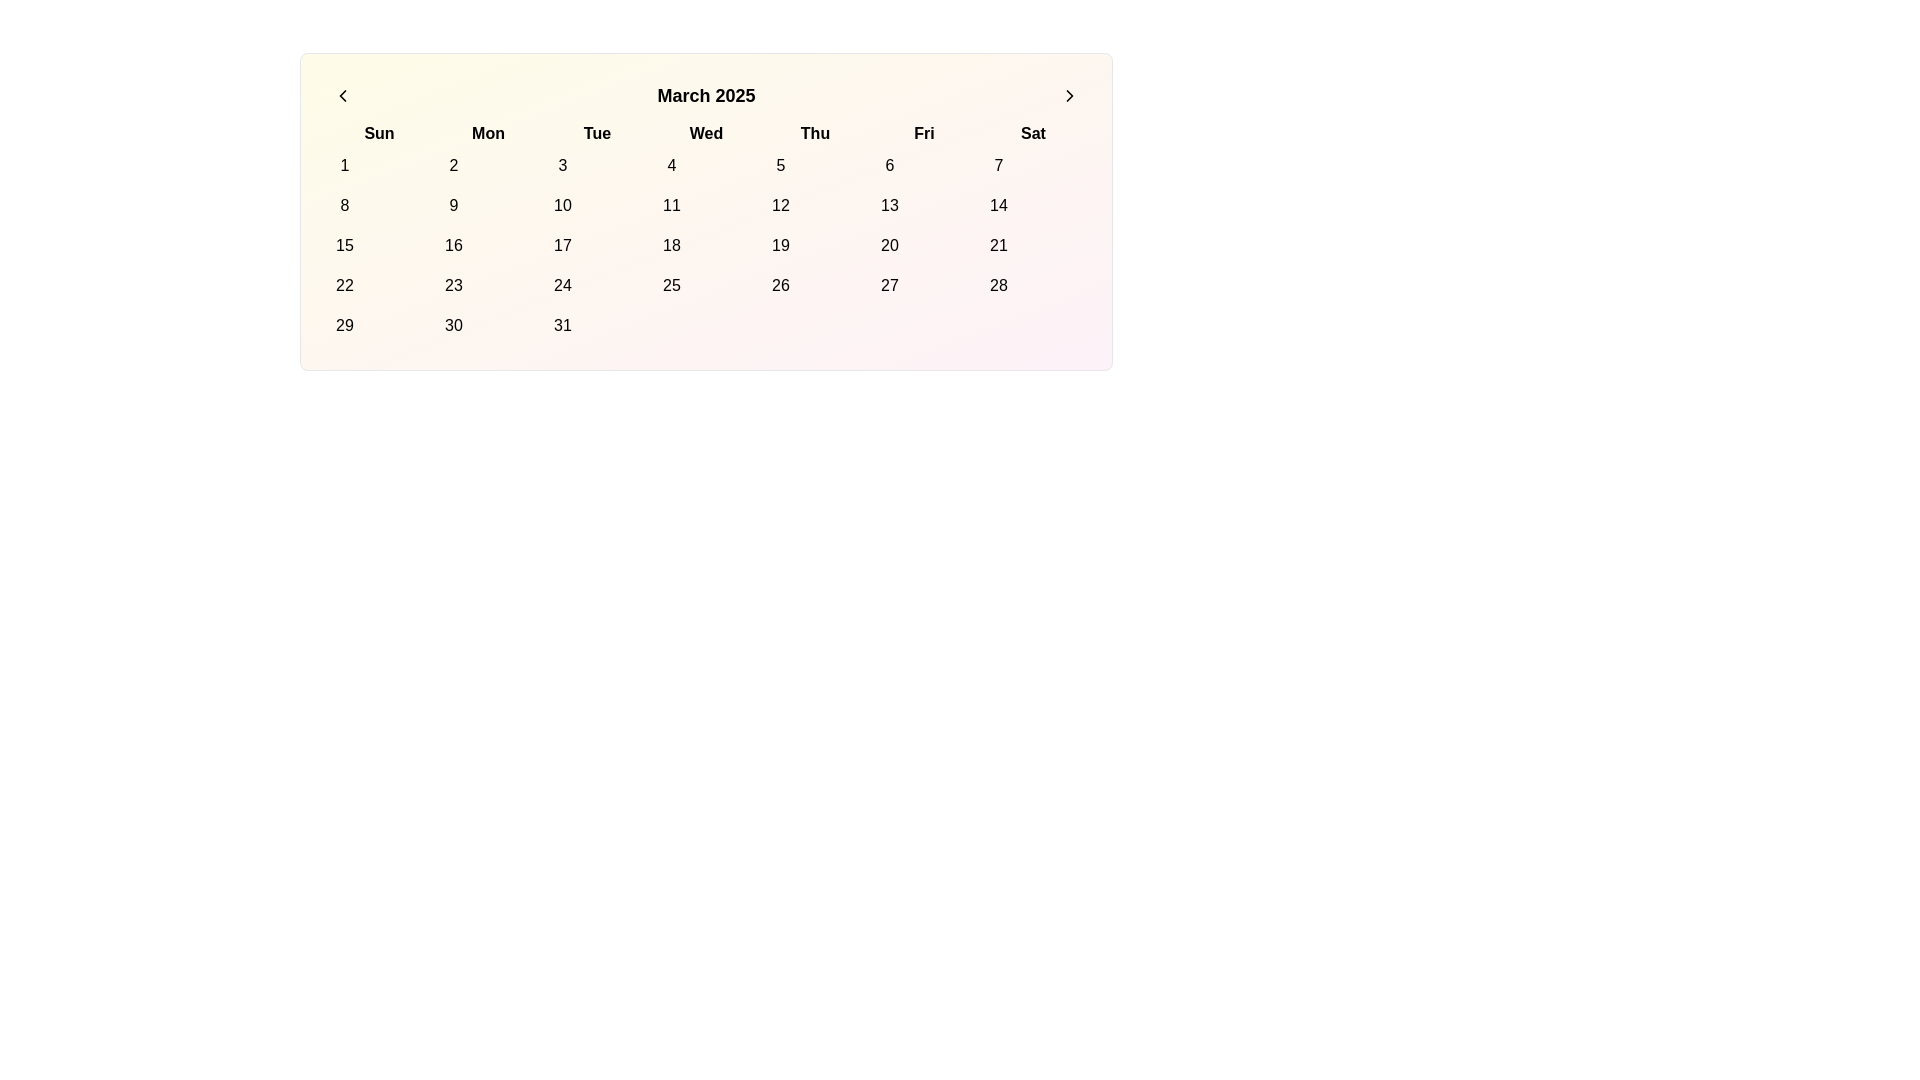 The width and height of the screenshot is (1920, 1080). Describe the element at coordinates (998, 164) in the screenshot. I see `the selectable button representing the 7th day of the month in the calendar interface to change its background color` at that location.